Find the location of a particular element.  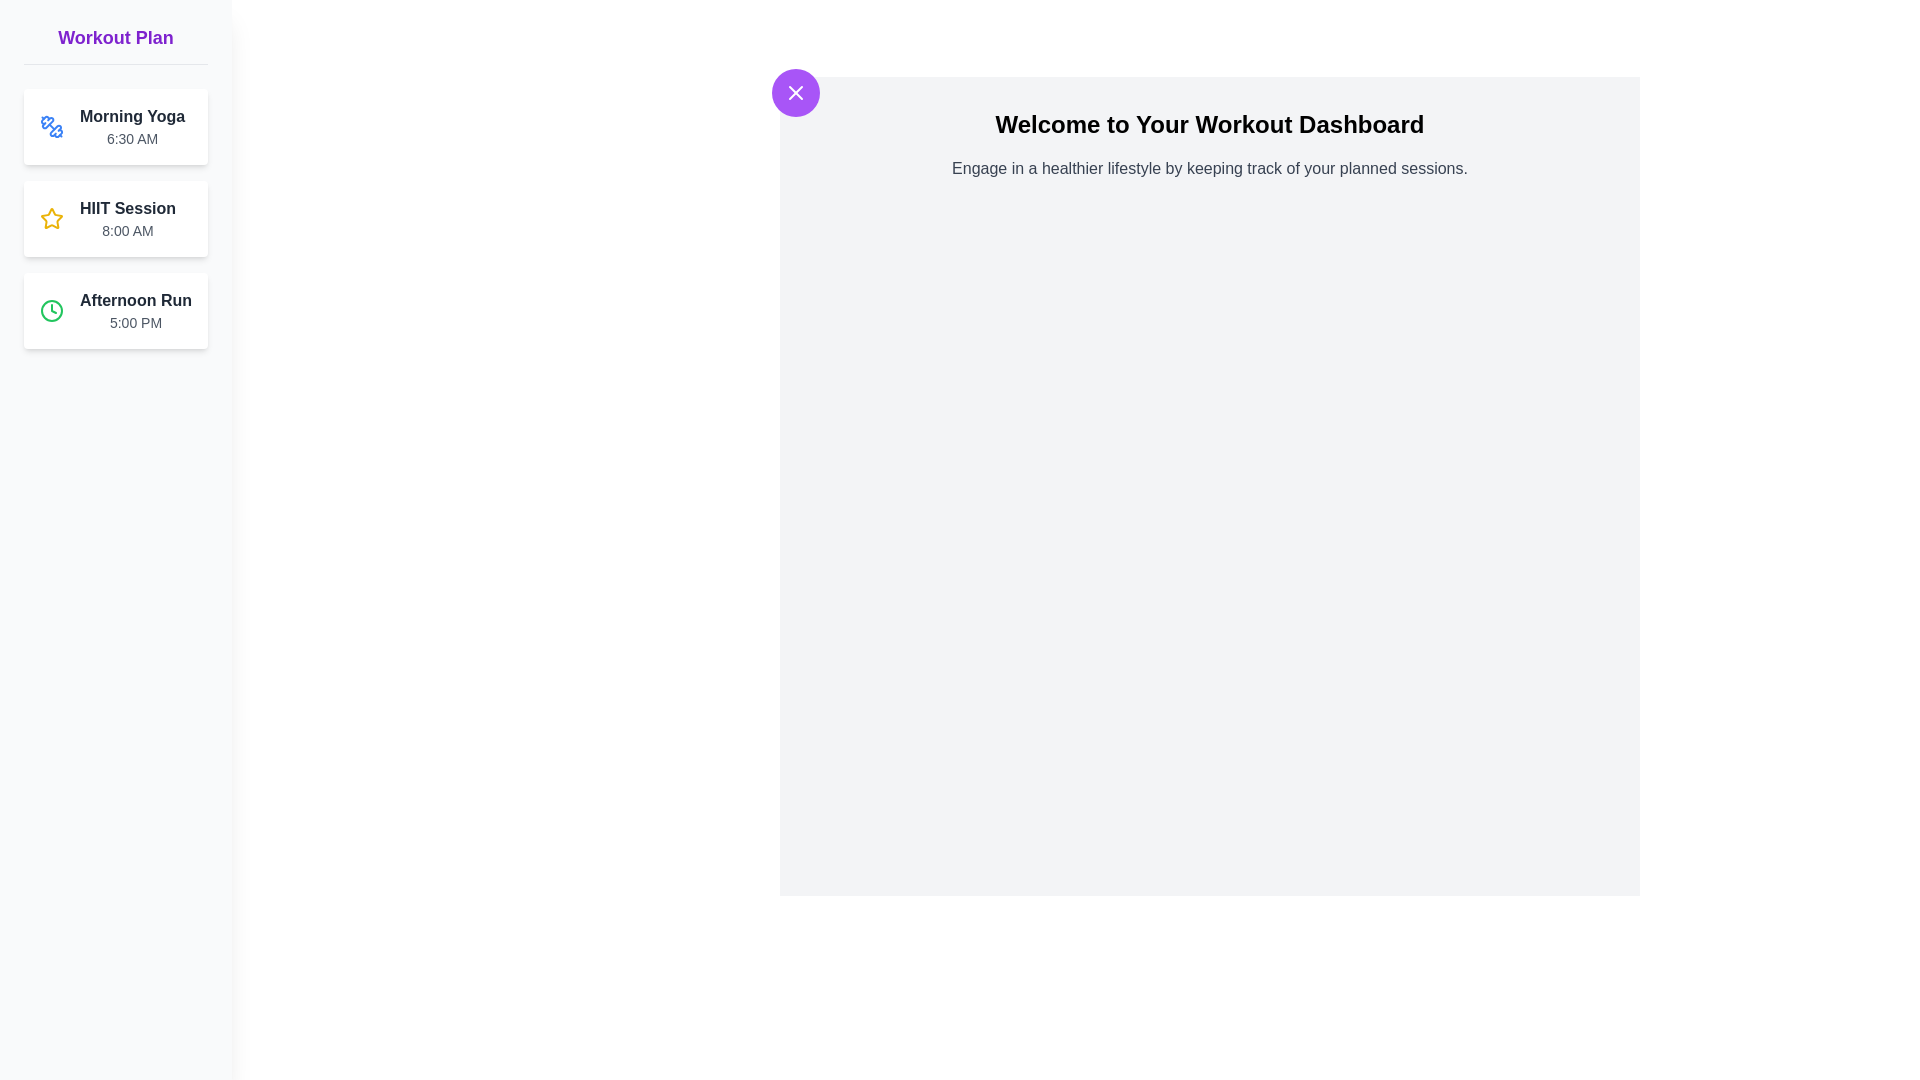

the toggle button to toggle the drawer state is located at coordinates (795, 92).